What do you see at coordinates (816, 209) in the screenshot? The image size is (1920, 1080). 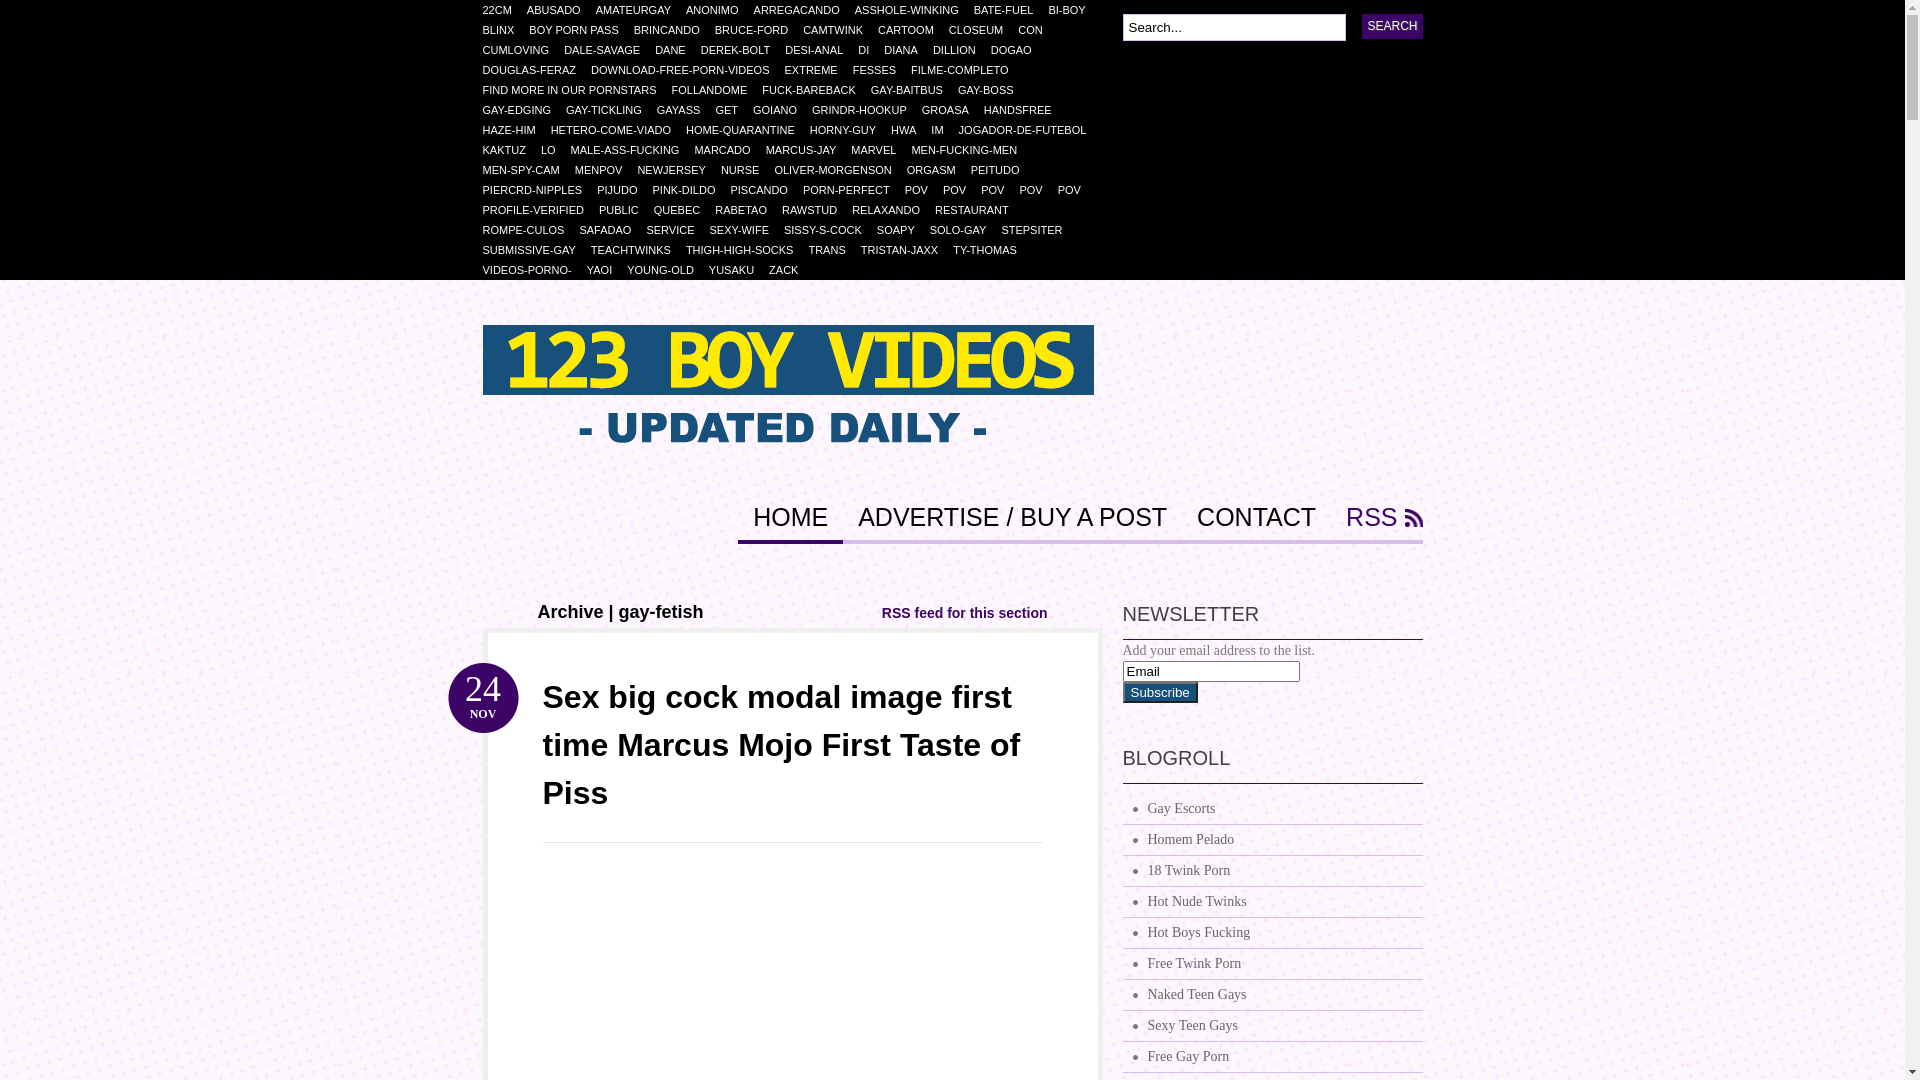 I see `'RAWSTUD'` at bounding box center [816, 209].